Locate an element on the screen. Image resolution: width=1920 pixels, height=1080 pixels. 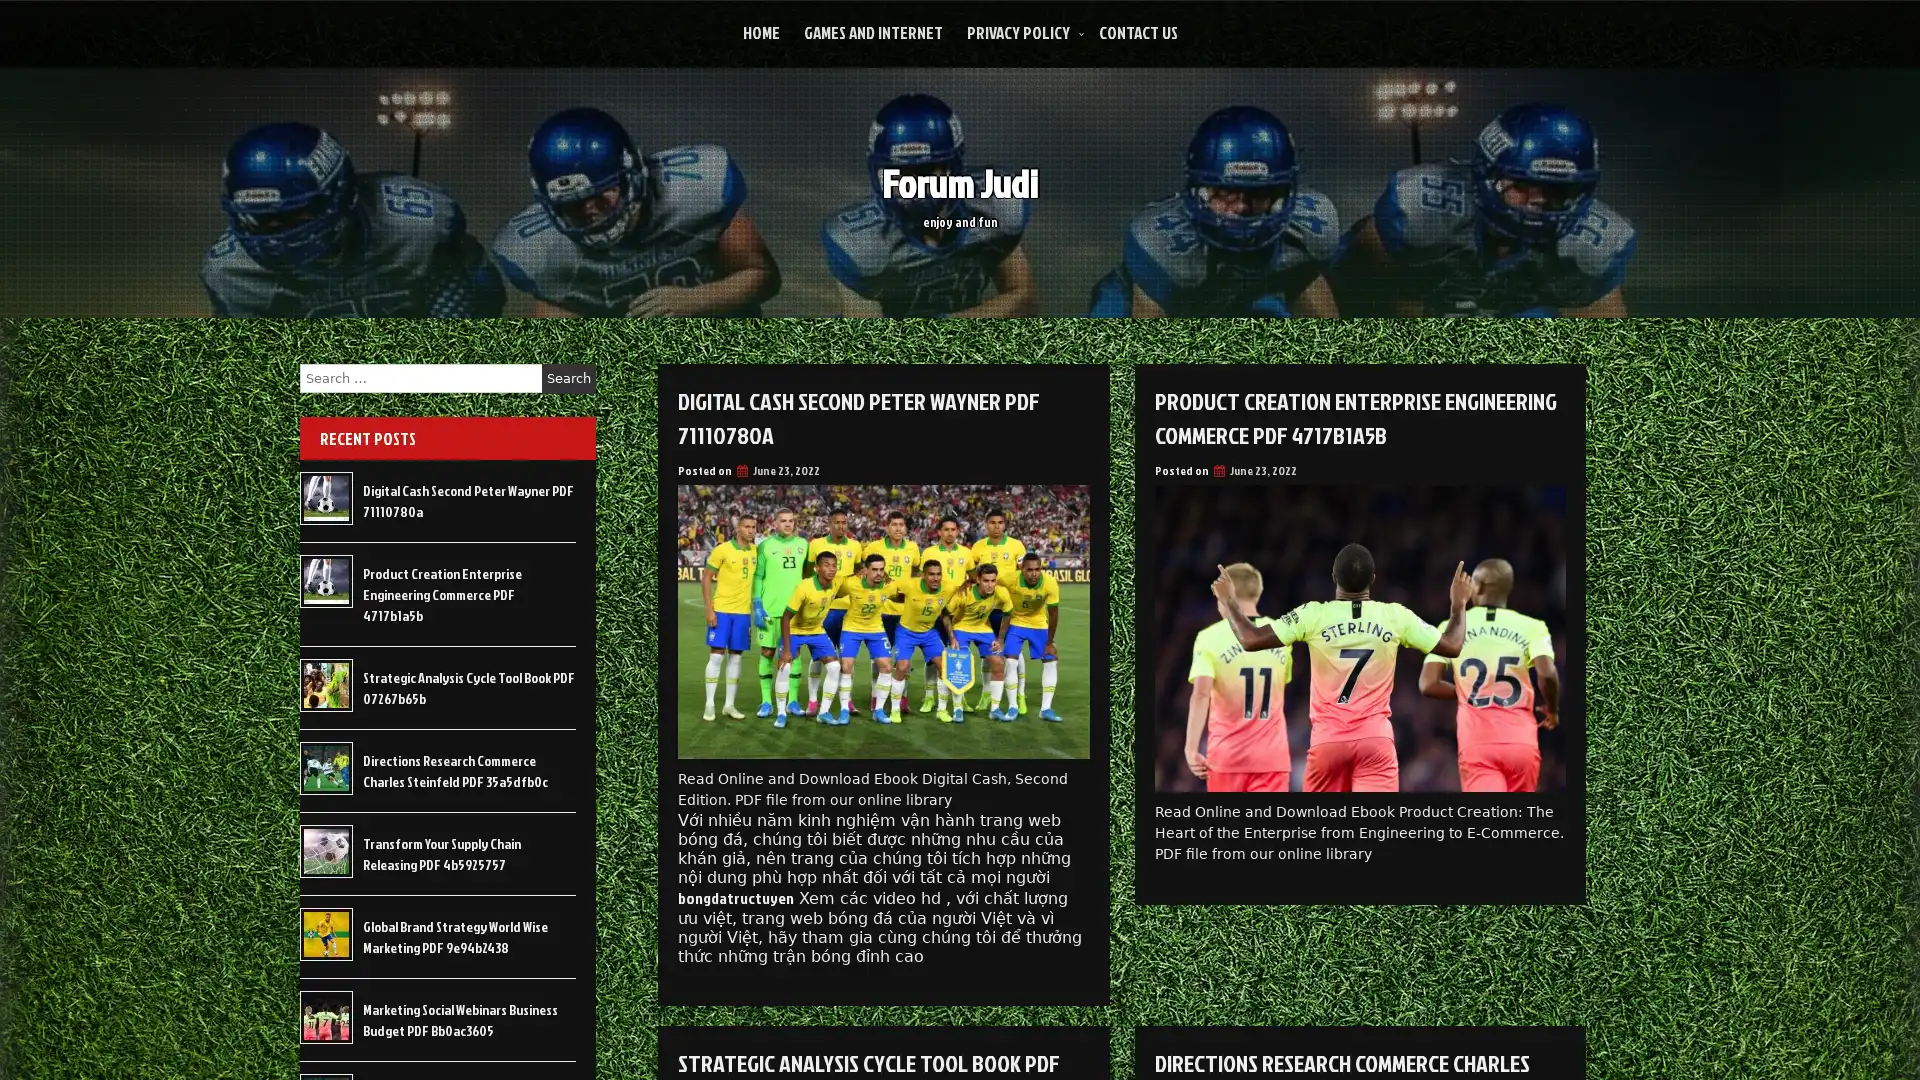
Search is located at coordinates (568, 378).